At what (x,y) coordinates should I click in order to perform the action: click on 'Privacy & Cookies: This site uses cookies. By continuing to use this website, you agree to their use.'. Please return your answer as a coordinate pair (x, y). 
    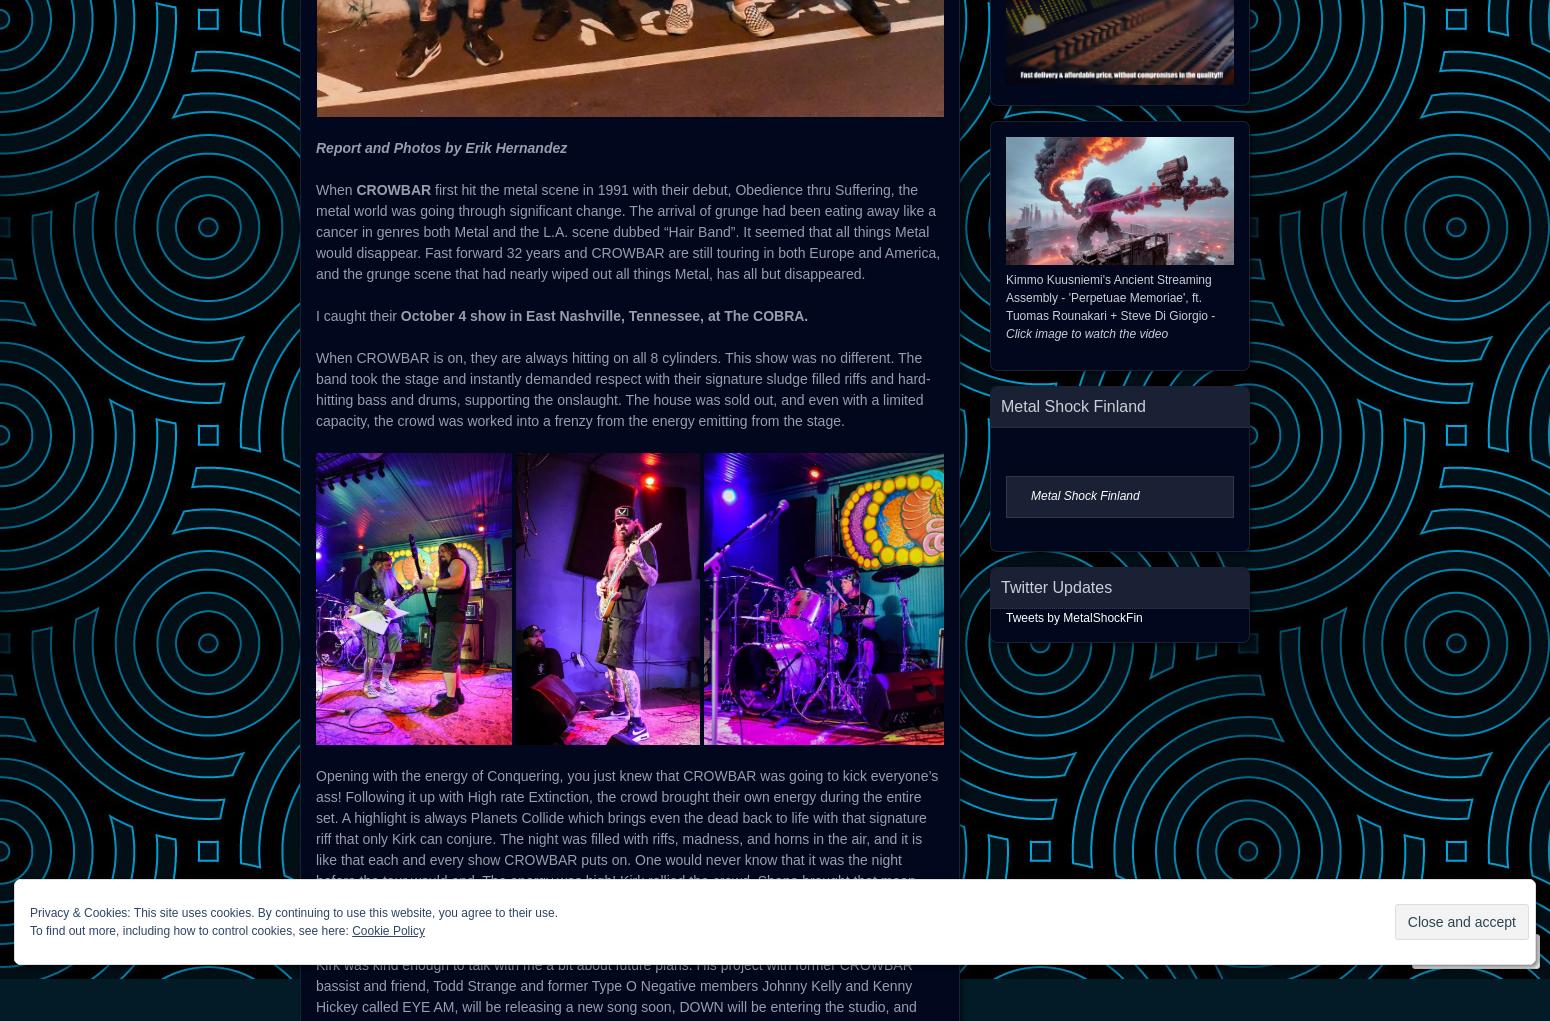
    Looking at the image, I should click on (294, 912).